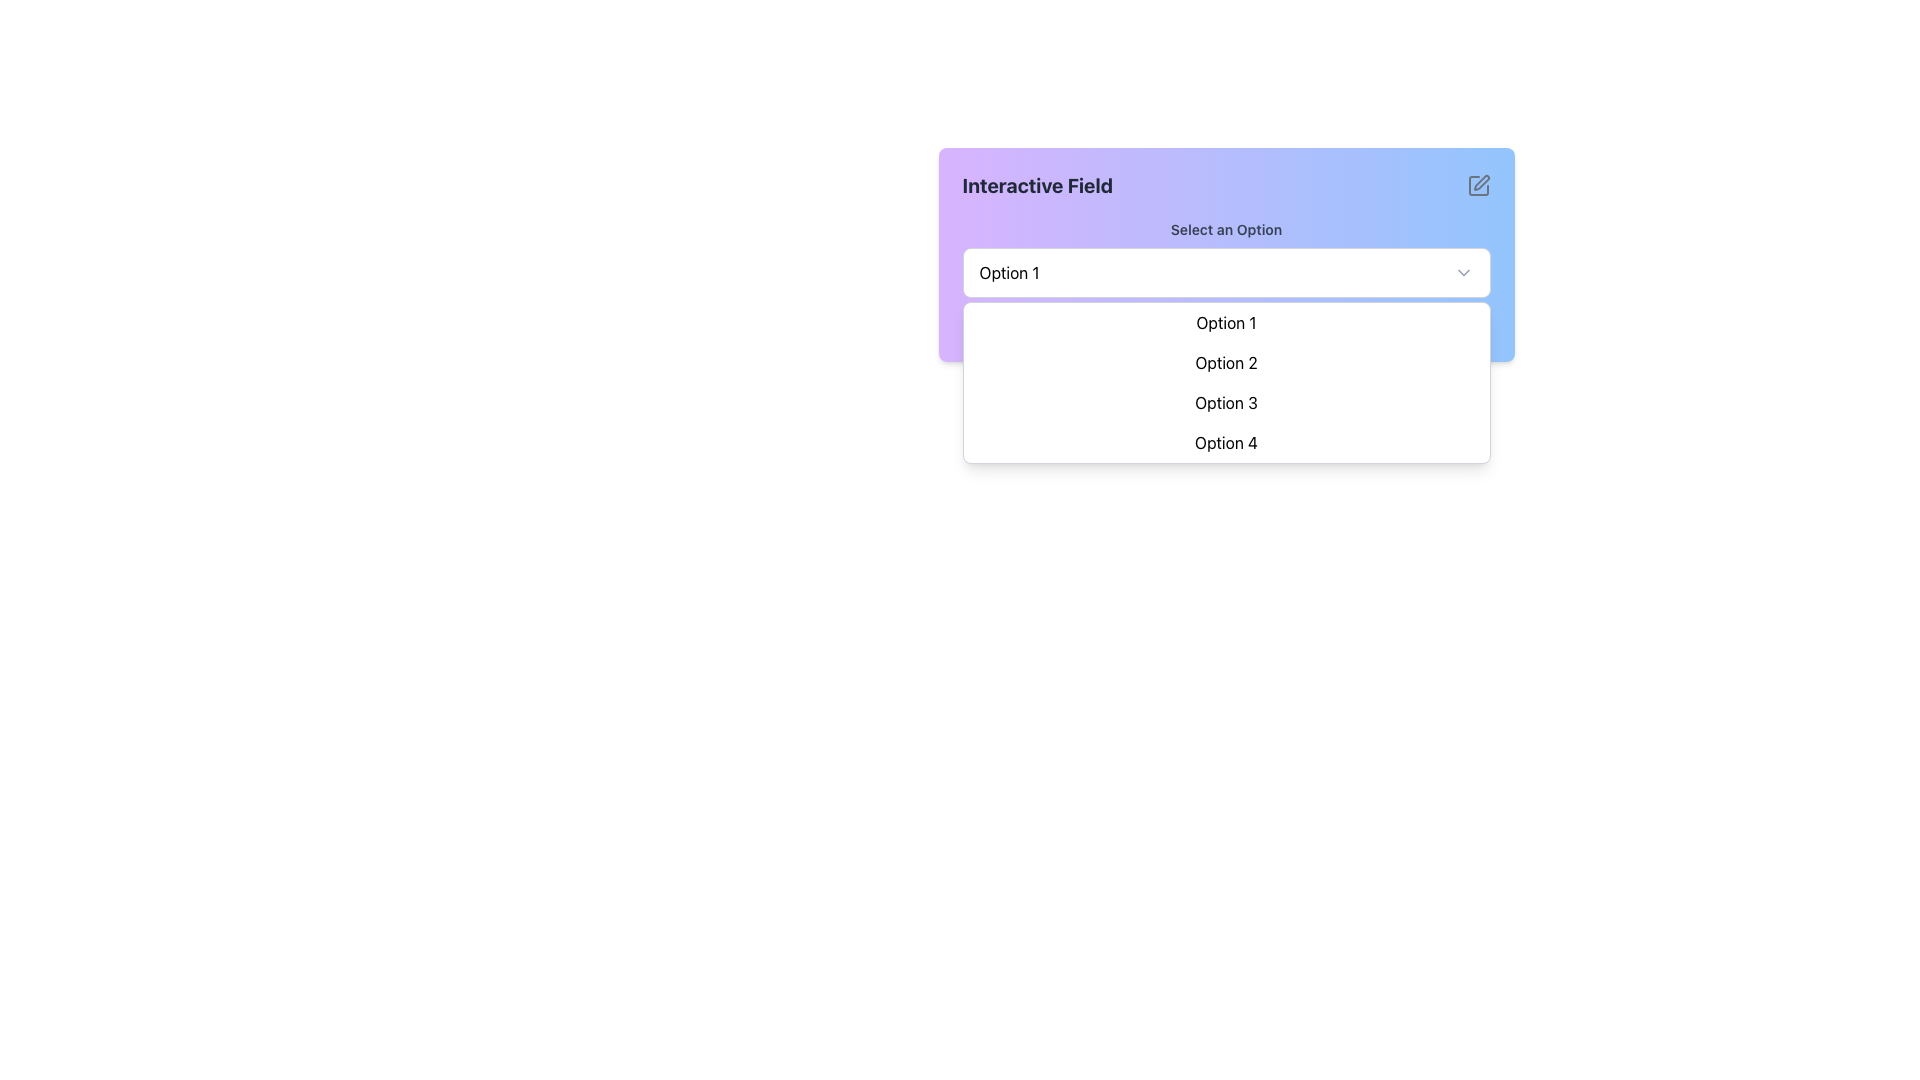  I want to click on to select the list item displaying 'Option 2' in the dropdown menu, so click(1225, 362).